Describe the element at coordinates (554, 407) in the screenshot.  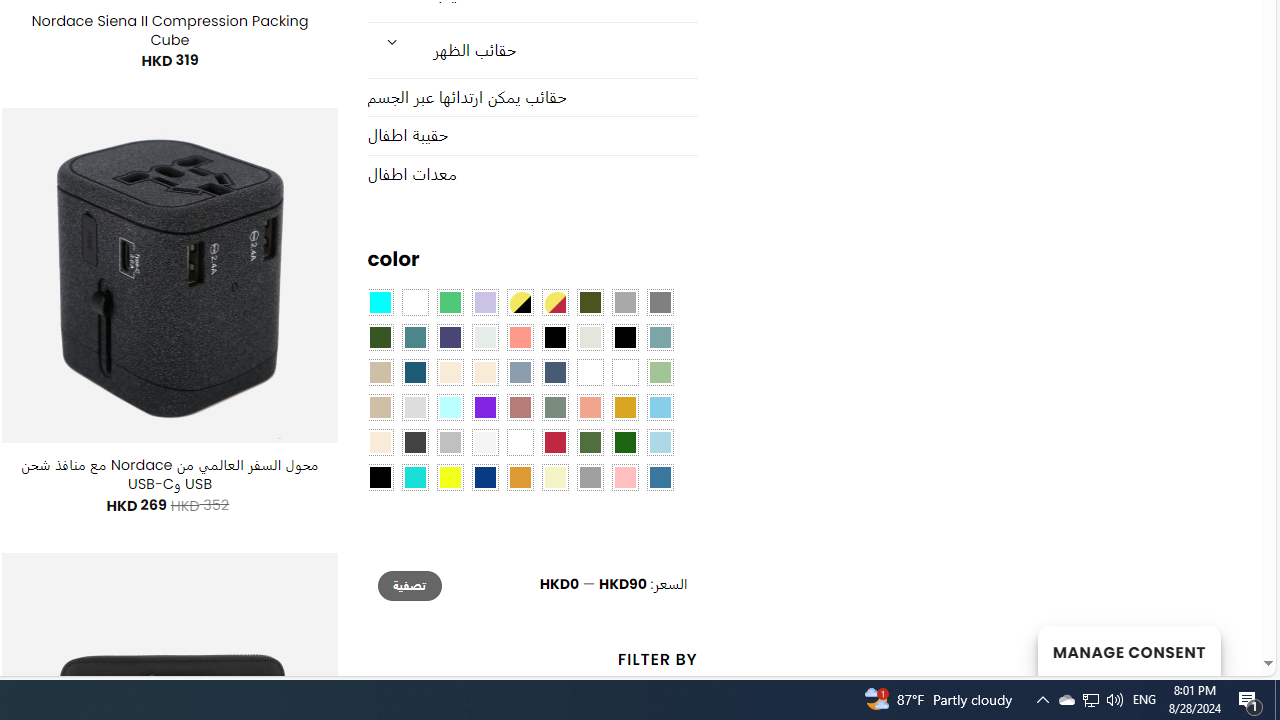
I see `'Sage'` at that location.